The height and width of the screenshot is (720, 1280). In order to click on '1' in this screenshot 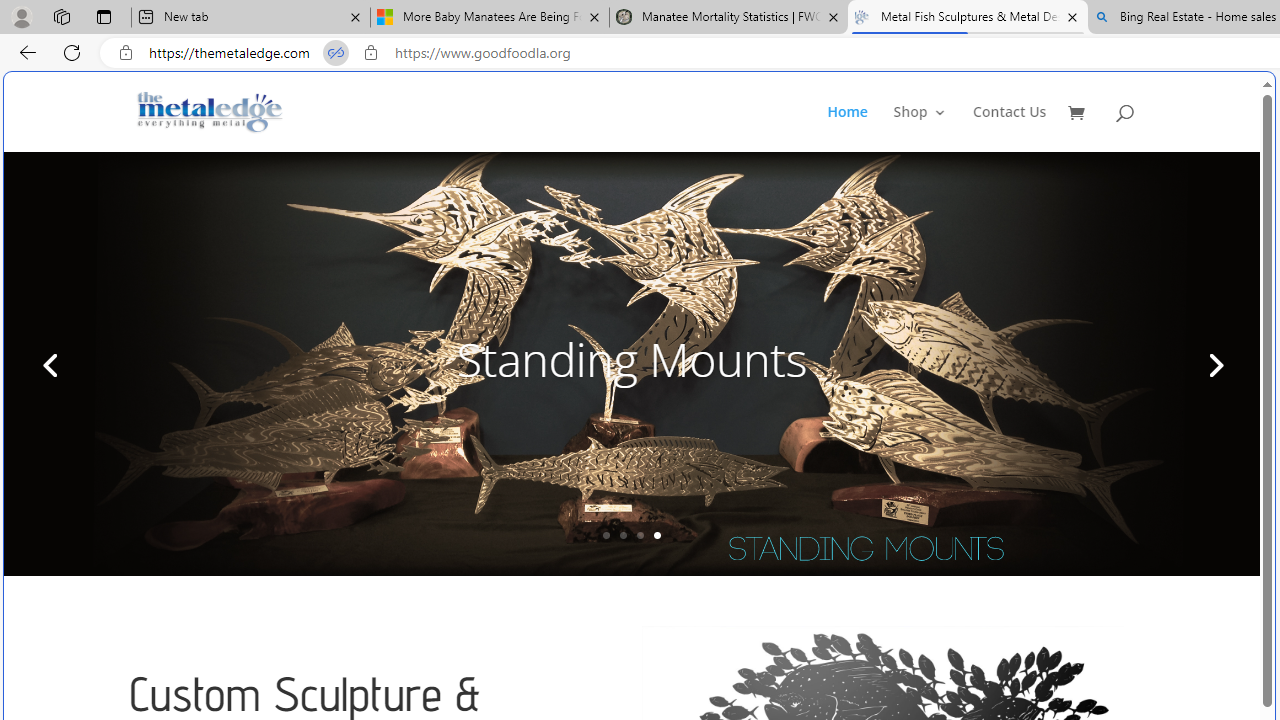, I will do `click(605, 534)`.